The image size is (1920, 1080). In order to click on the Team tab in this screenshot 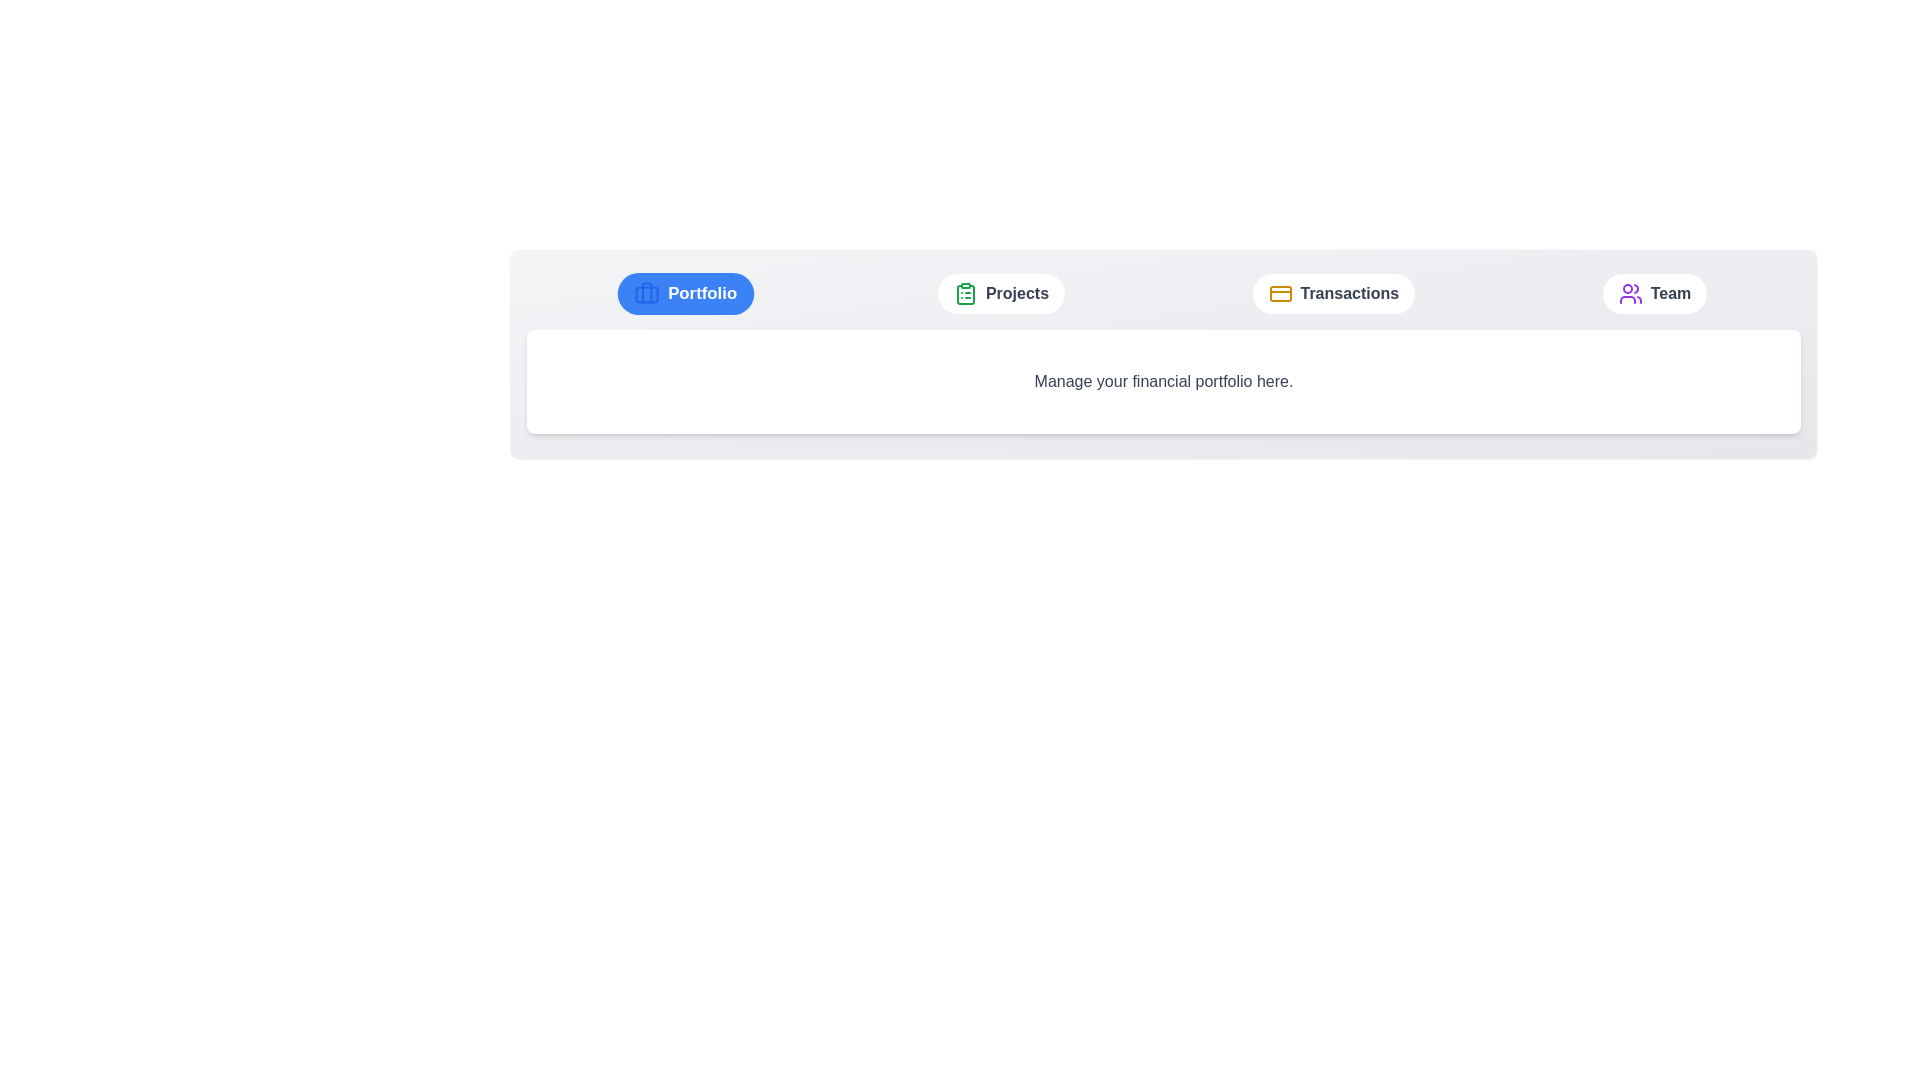, I will do `click(1654, 293)`.